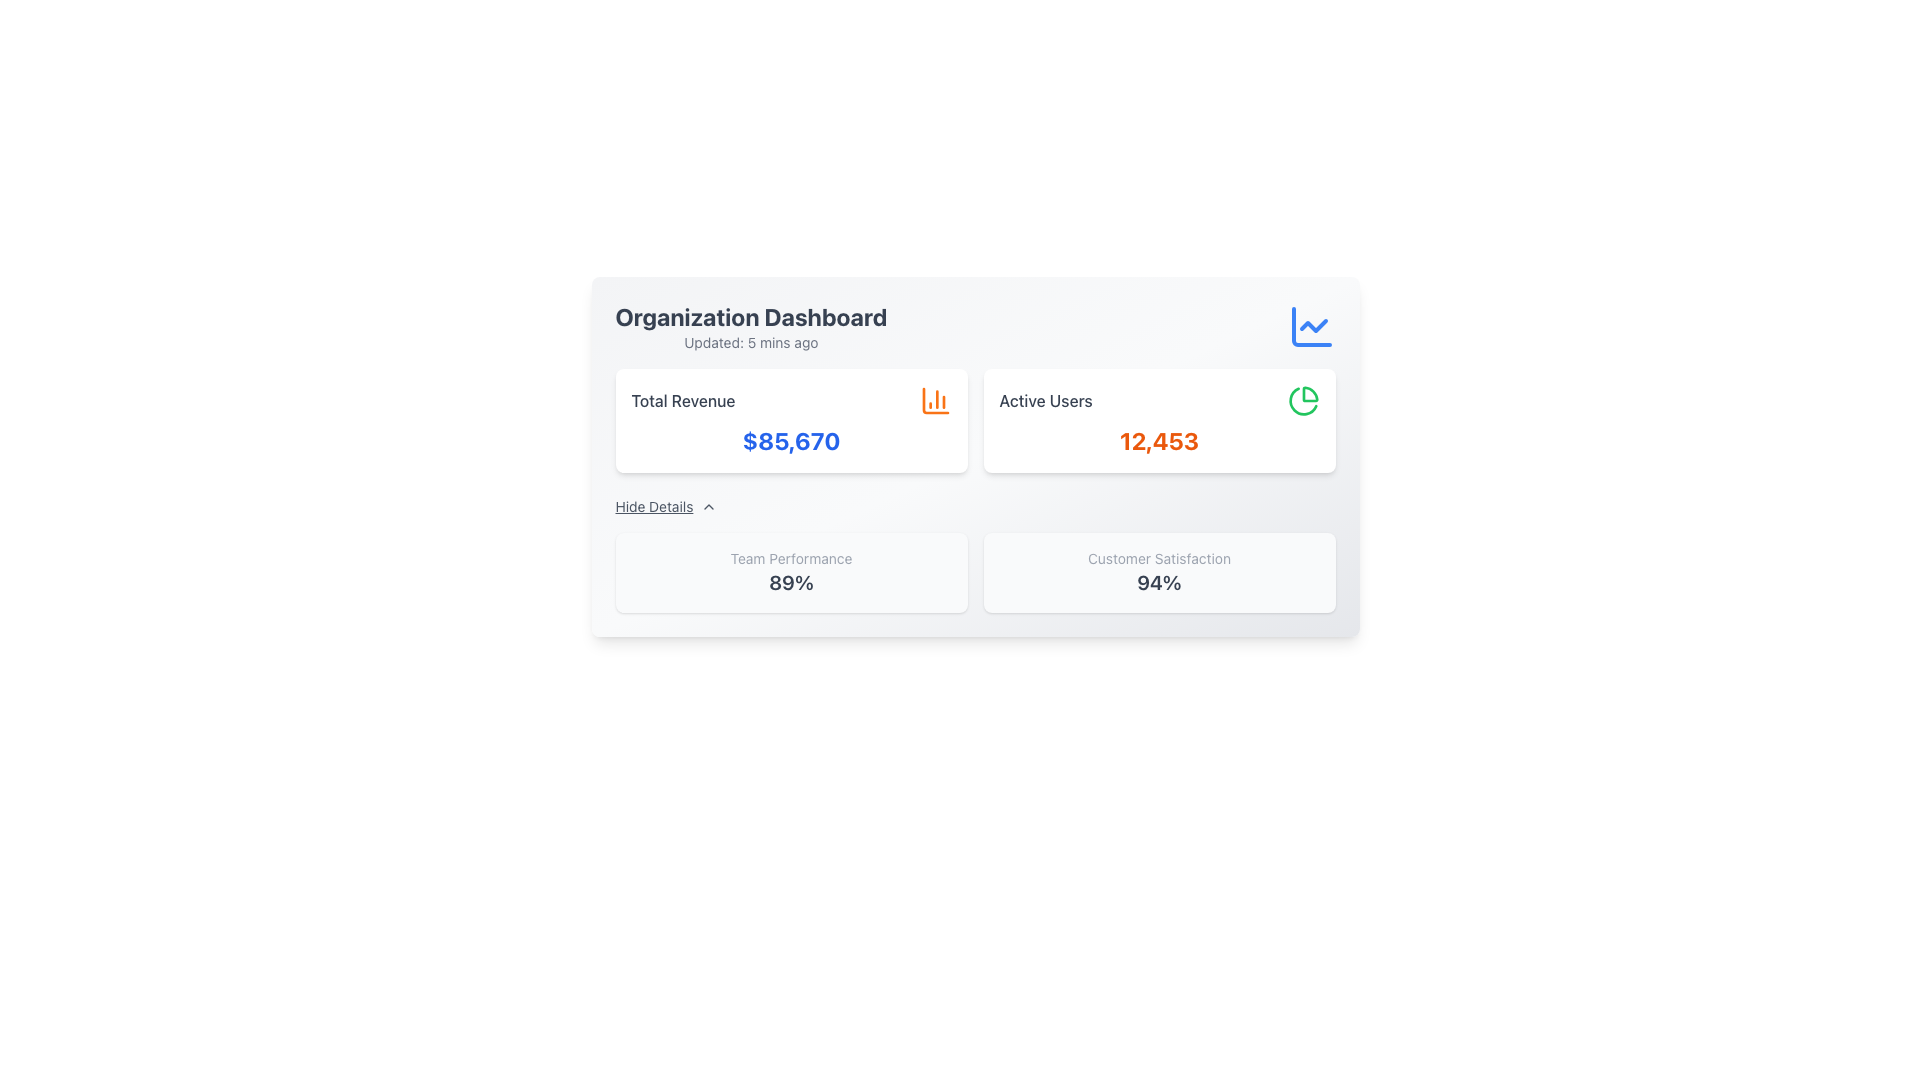 The width and height of the screenshot is (1920, 1080). What do you see at coordinates (1159, 439) in the screenshot?
I see `the text label displaying the count of active users located centrally beneath the 'Active Users' label in the dashboard` at bounding box center [1159, 439].